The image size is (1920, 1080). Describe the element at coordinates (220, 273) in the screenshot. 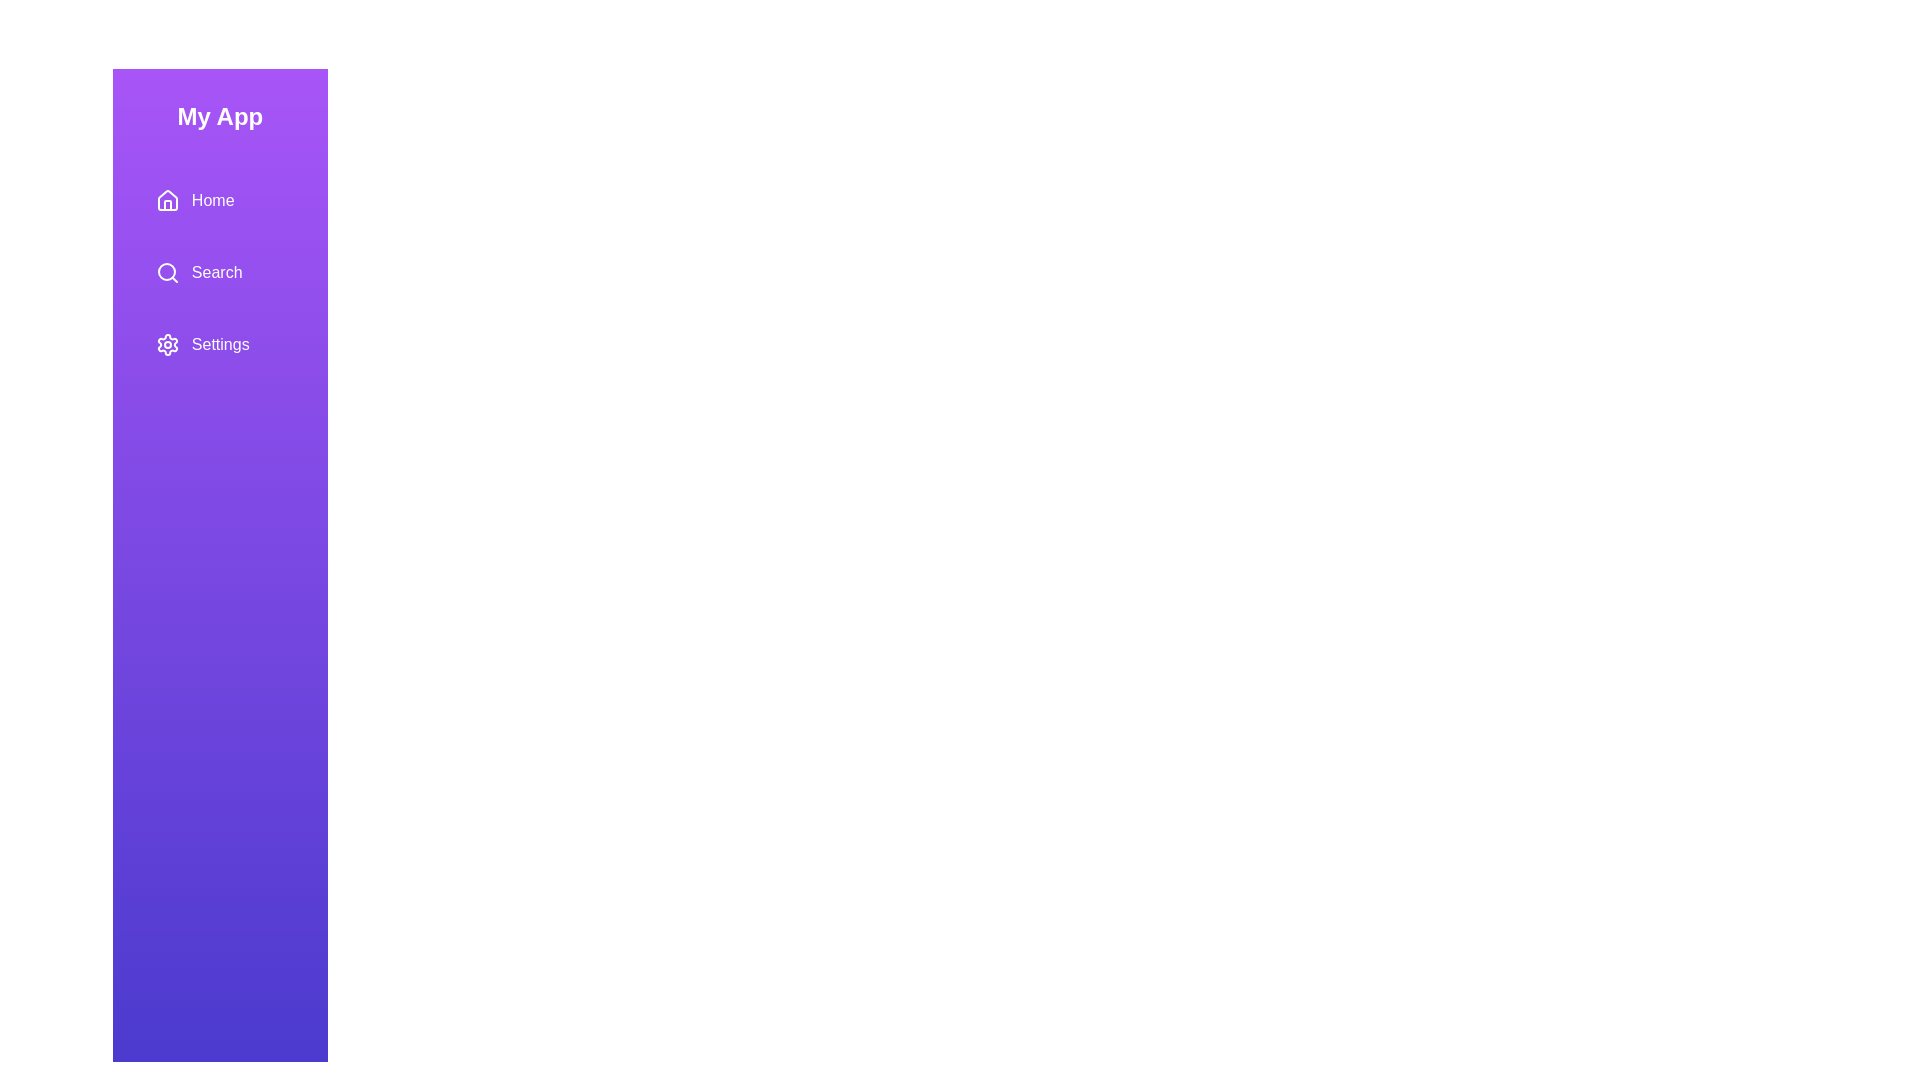

I see `the Search menu option` at that location.